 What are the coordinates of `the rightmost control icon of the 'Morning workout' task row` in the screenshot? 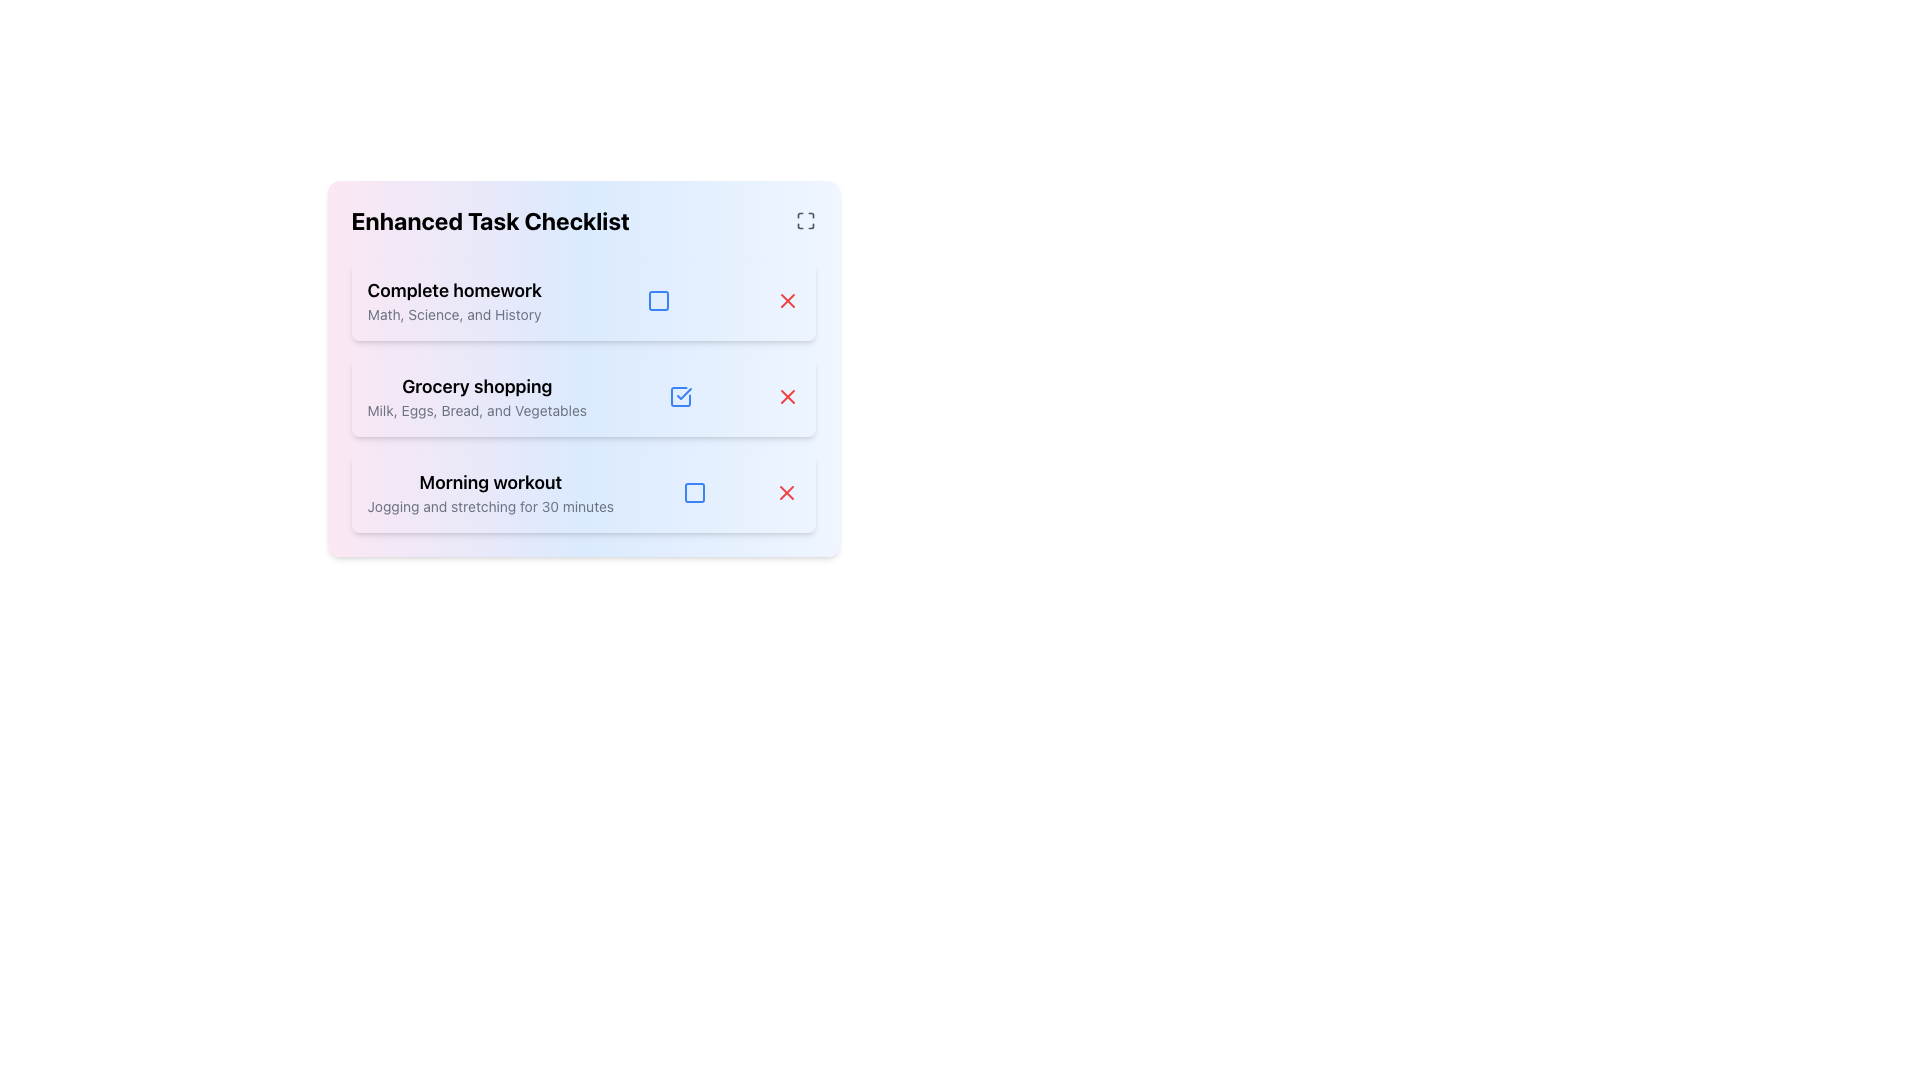 It's located at (694, 493).